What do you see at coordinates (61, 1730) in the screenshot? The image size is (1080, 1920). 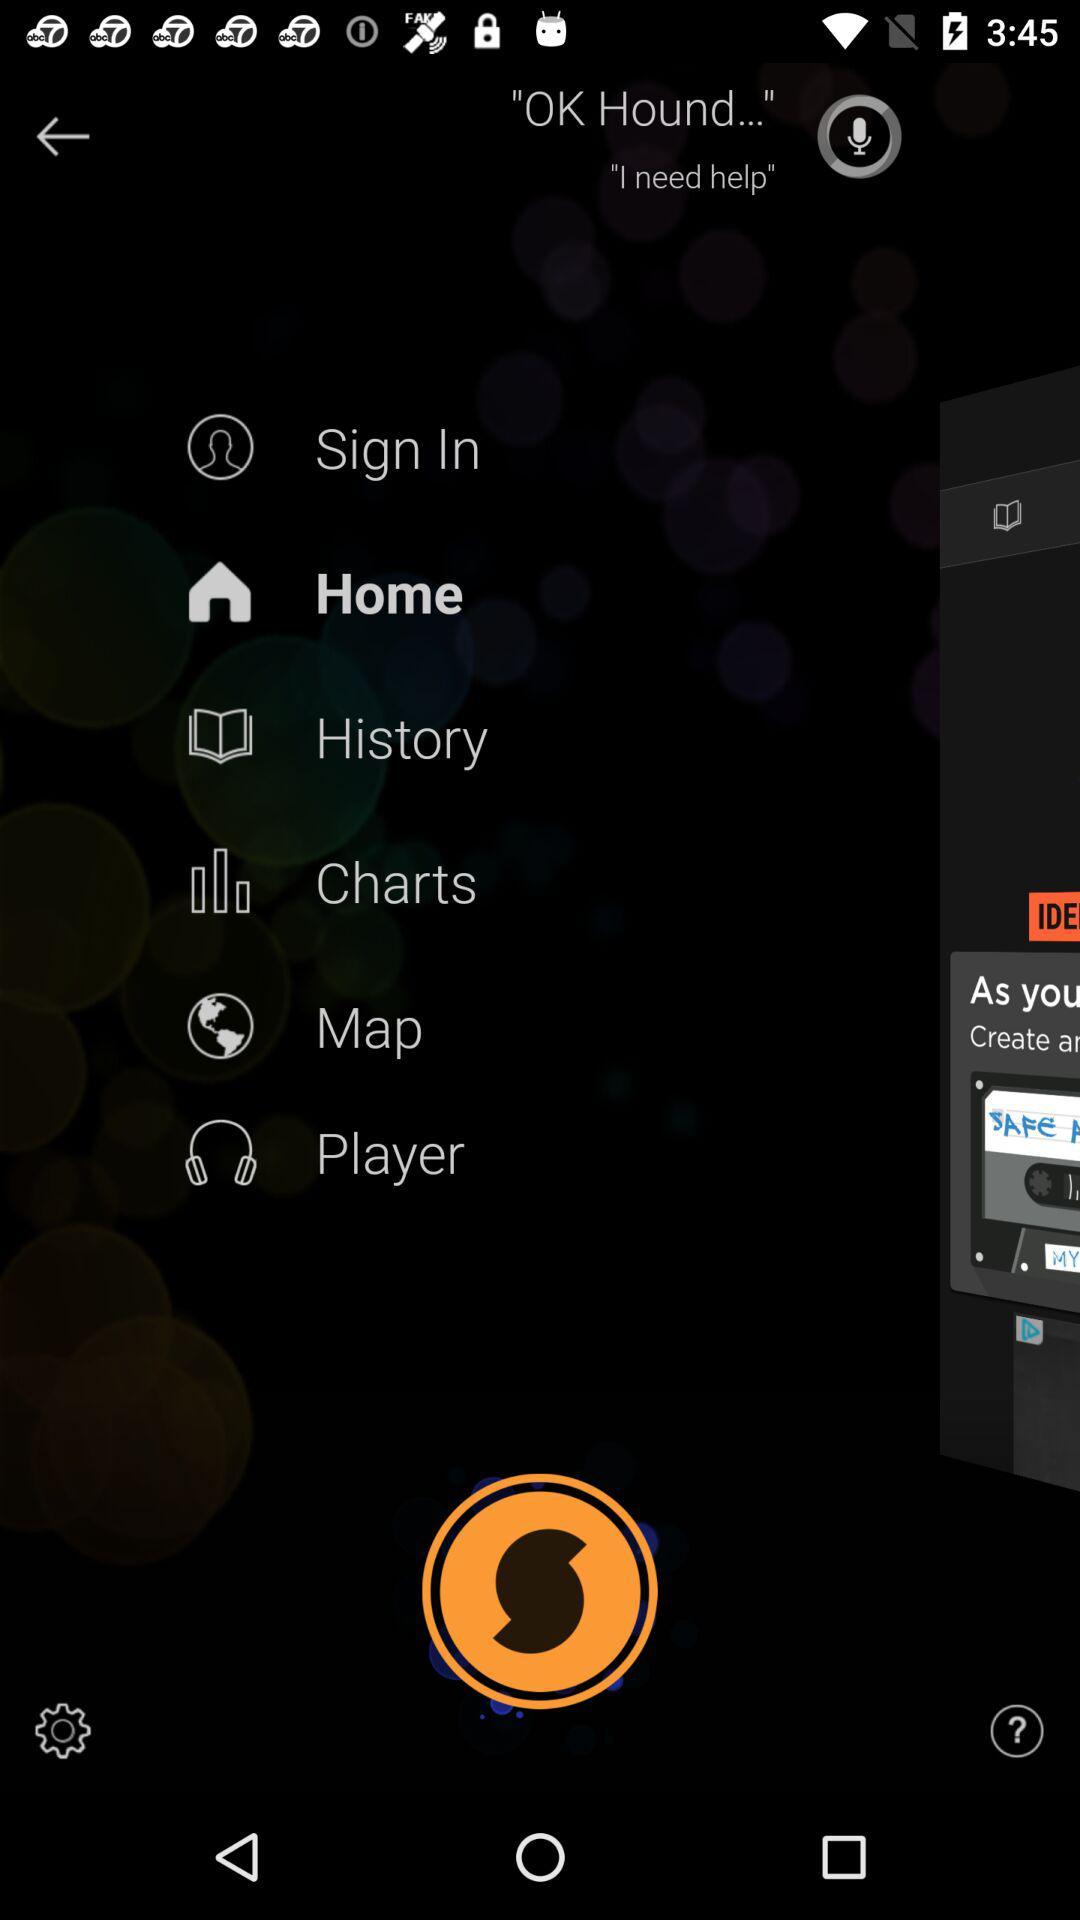 I see `settings` at bounding box center [61, 1730].